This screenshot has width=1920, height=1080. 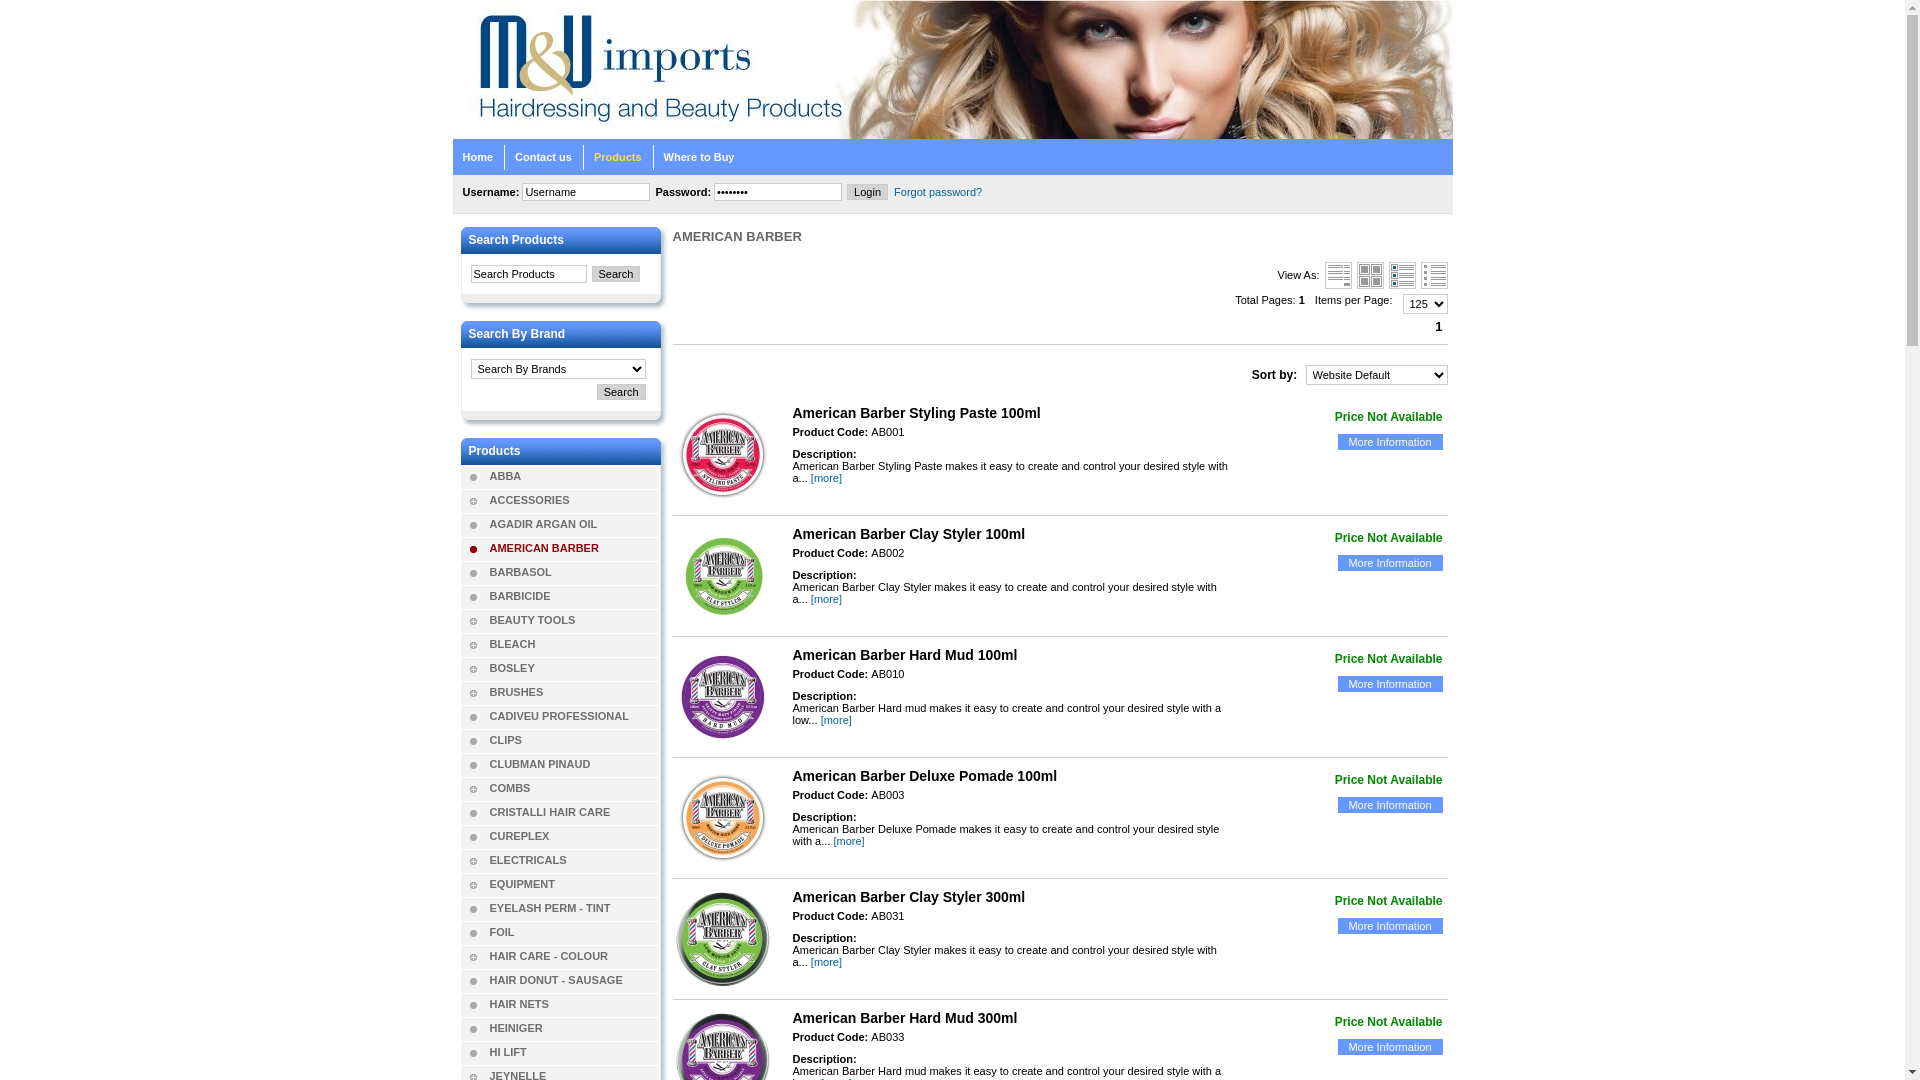 I want to click on 'ABBA', so click(x=573, y=475).